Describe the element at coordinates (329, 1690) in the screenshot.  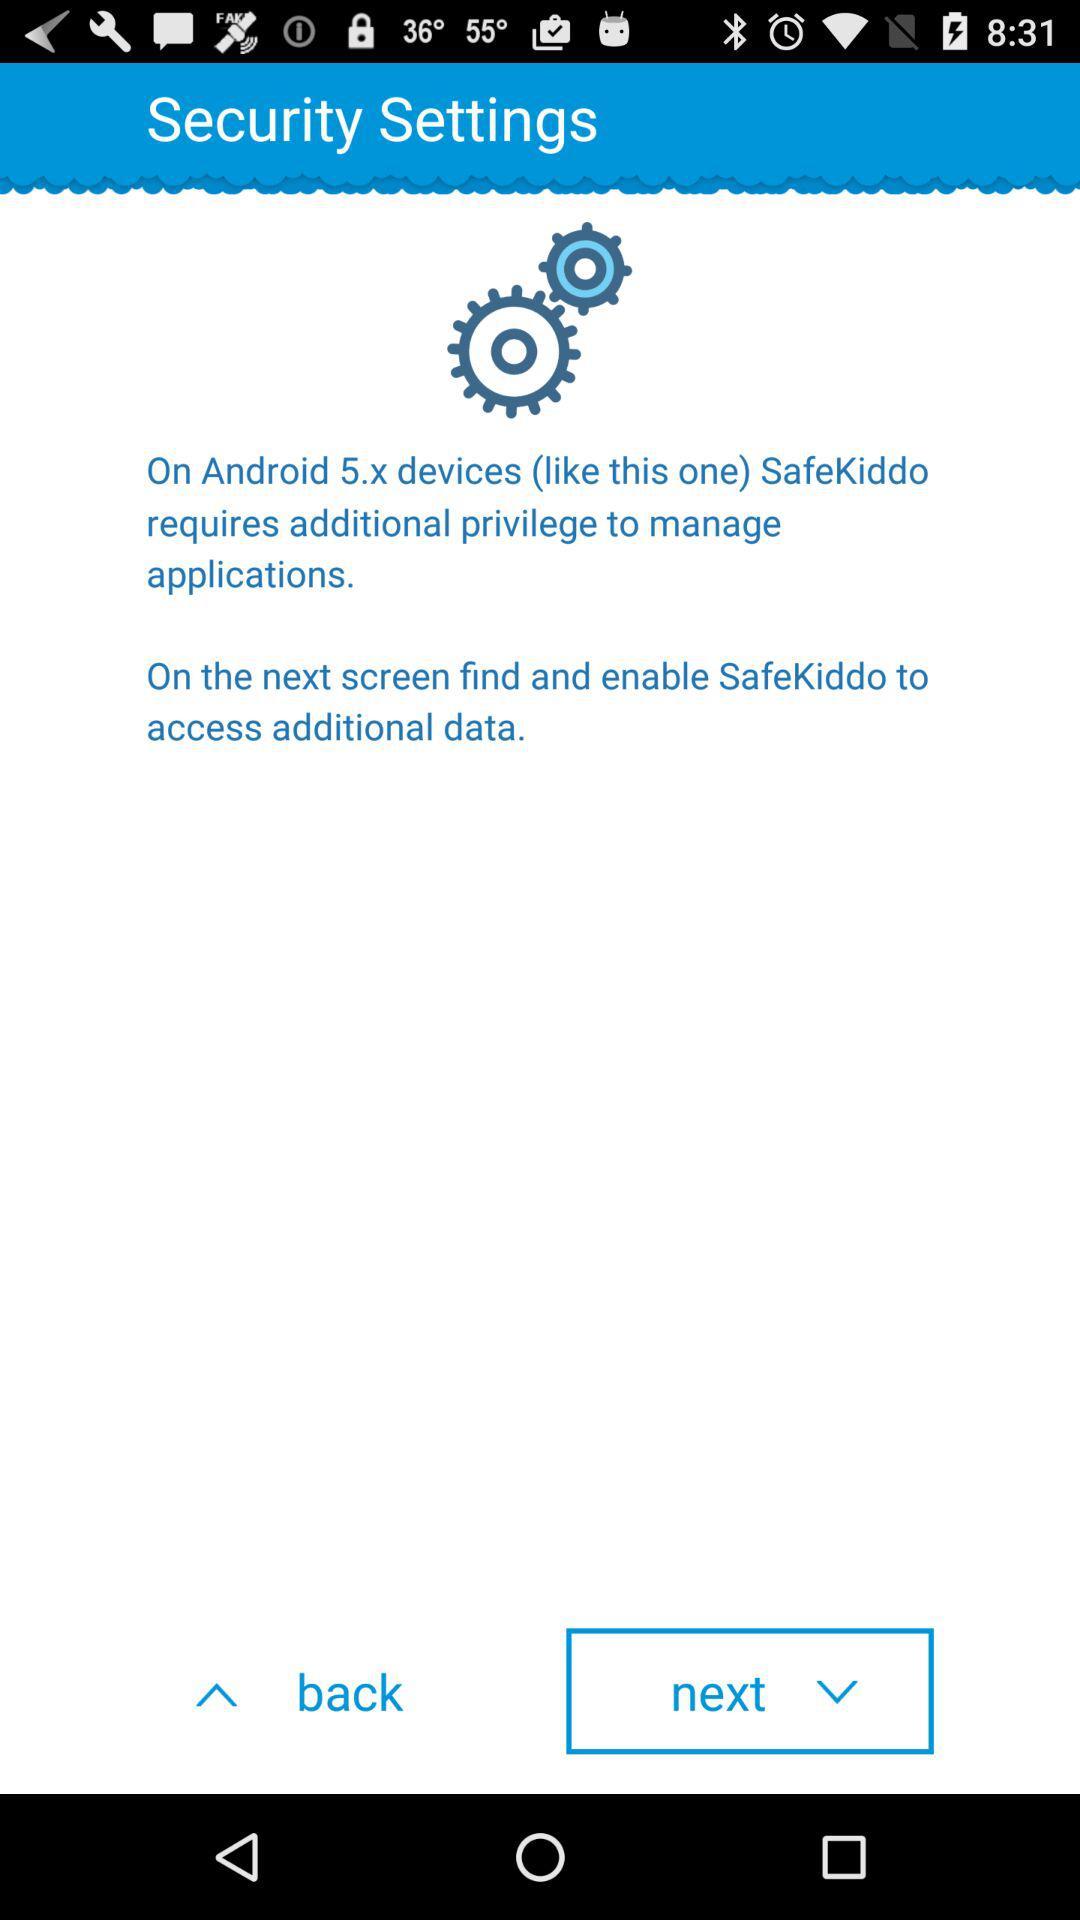
I see `back button` at that location.